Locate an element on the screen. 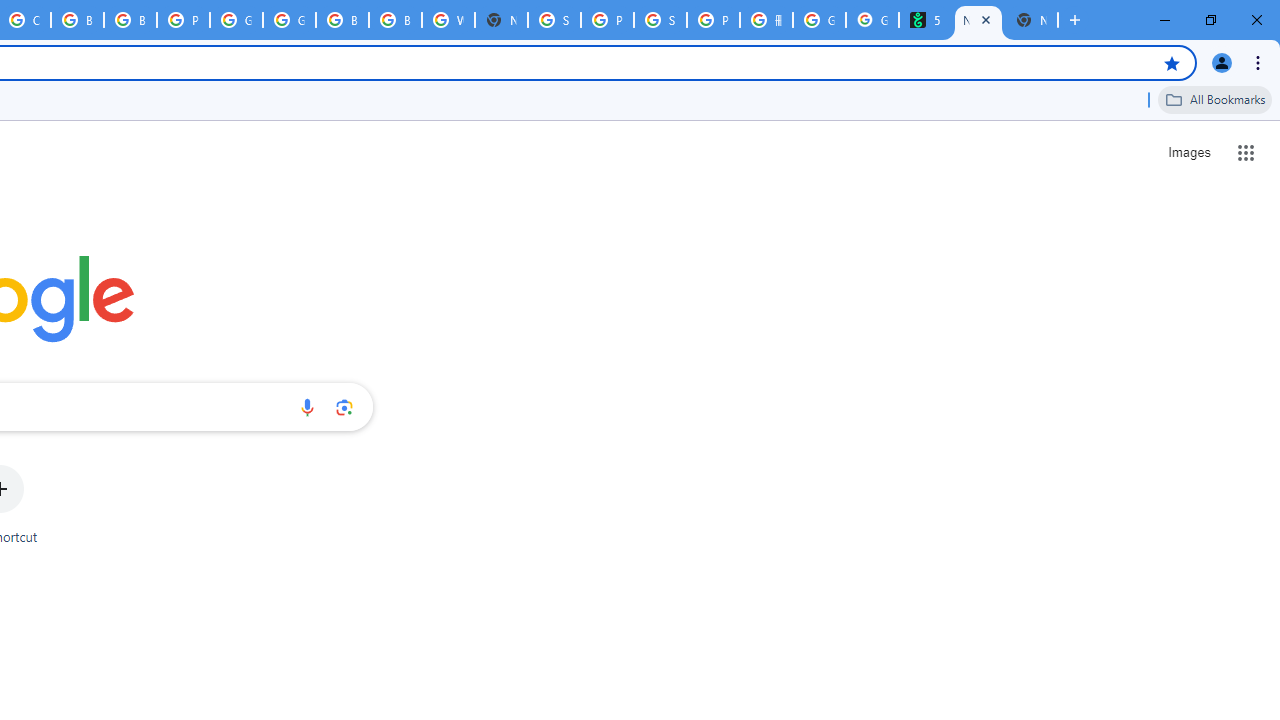  'All Bookmarks' is located at coordinates (1214, 99).